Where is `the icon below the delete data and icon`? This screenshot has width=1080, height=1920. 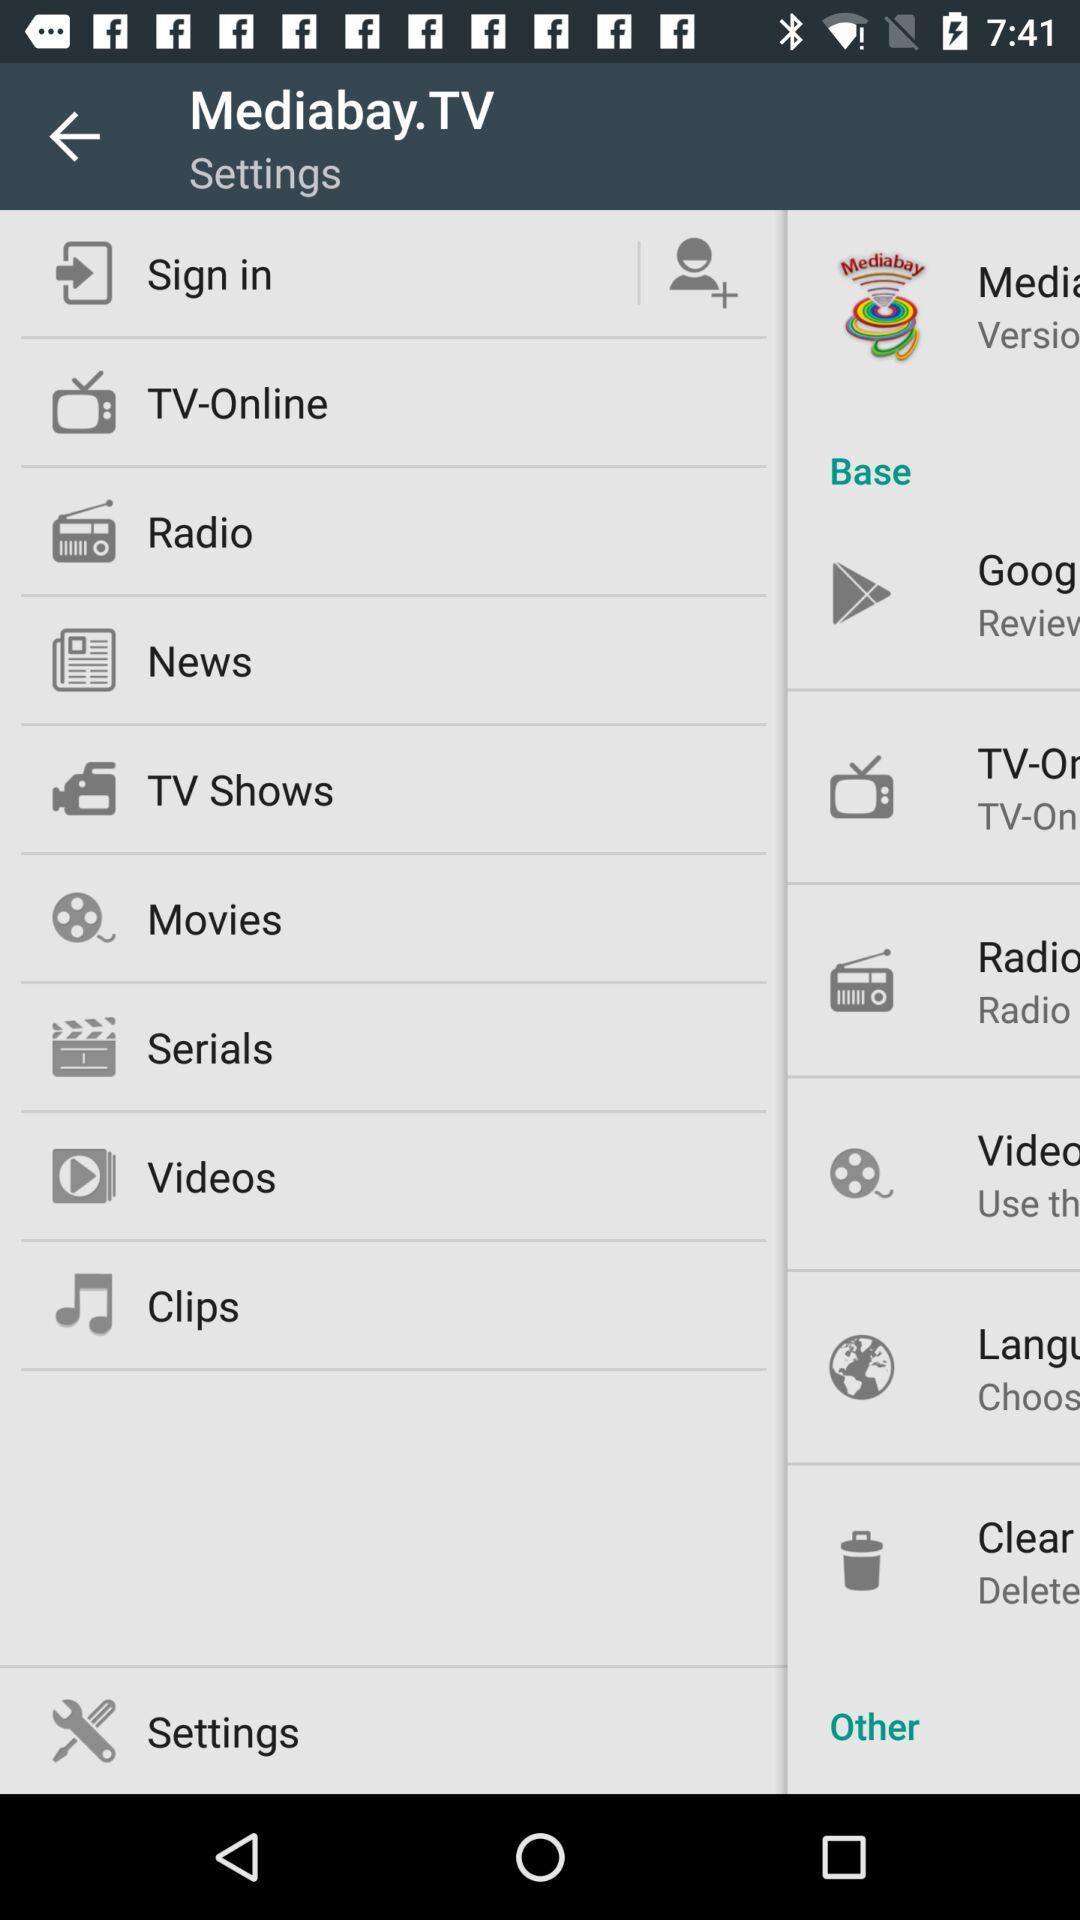 the icon below the delete data and icon is located at coordinates (933, 1703).